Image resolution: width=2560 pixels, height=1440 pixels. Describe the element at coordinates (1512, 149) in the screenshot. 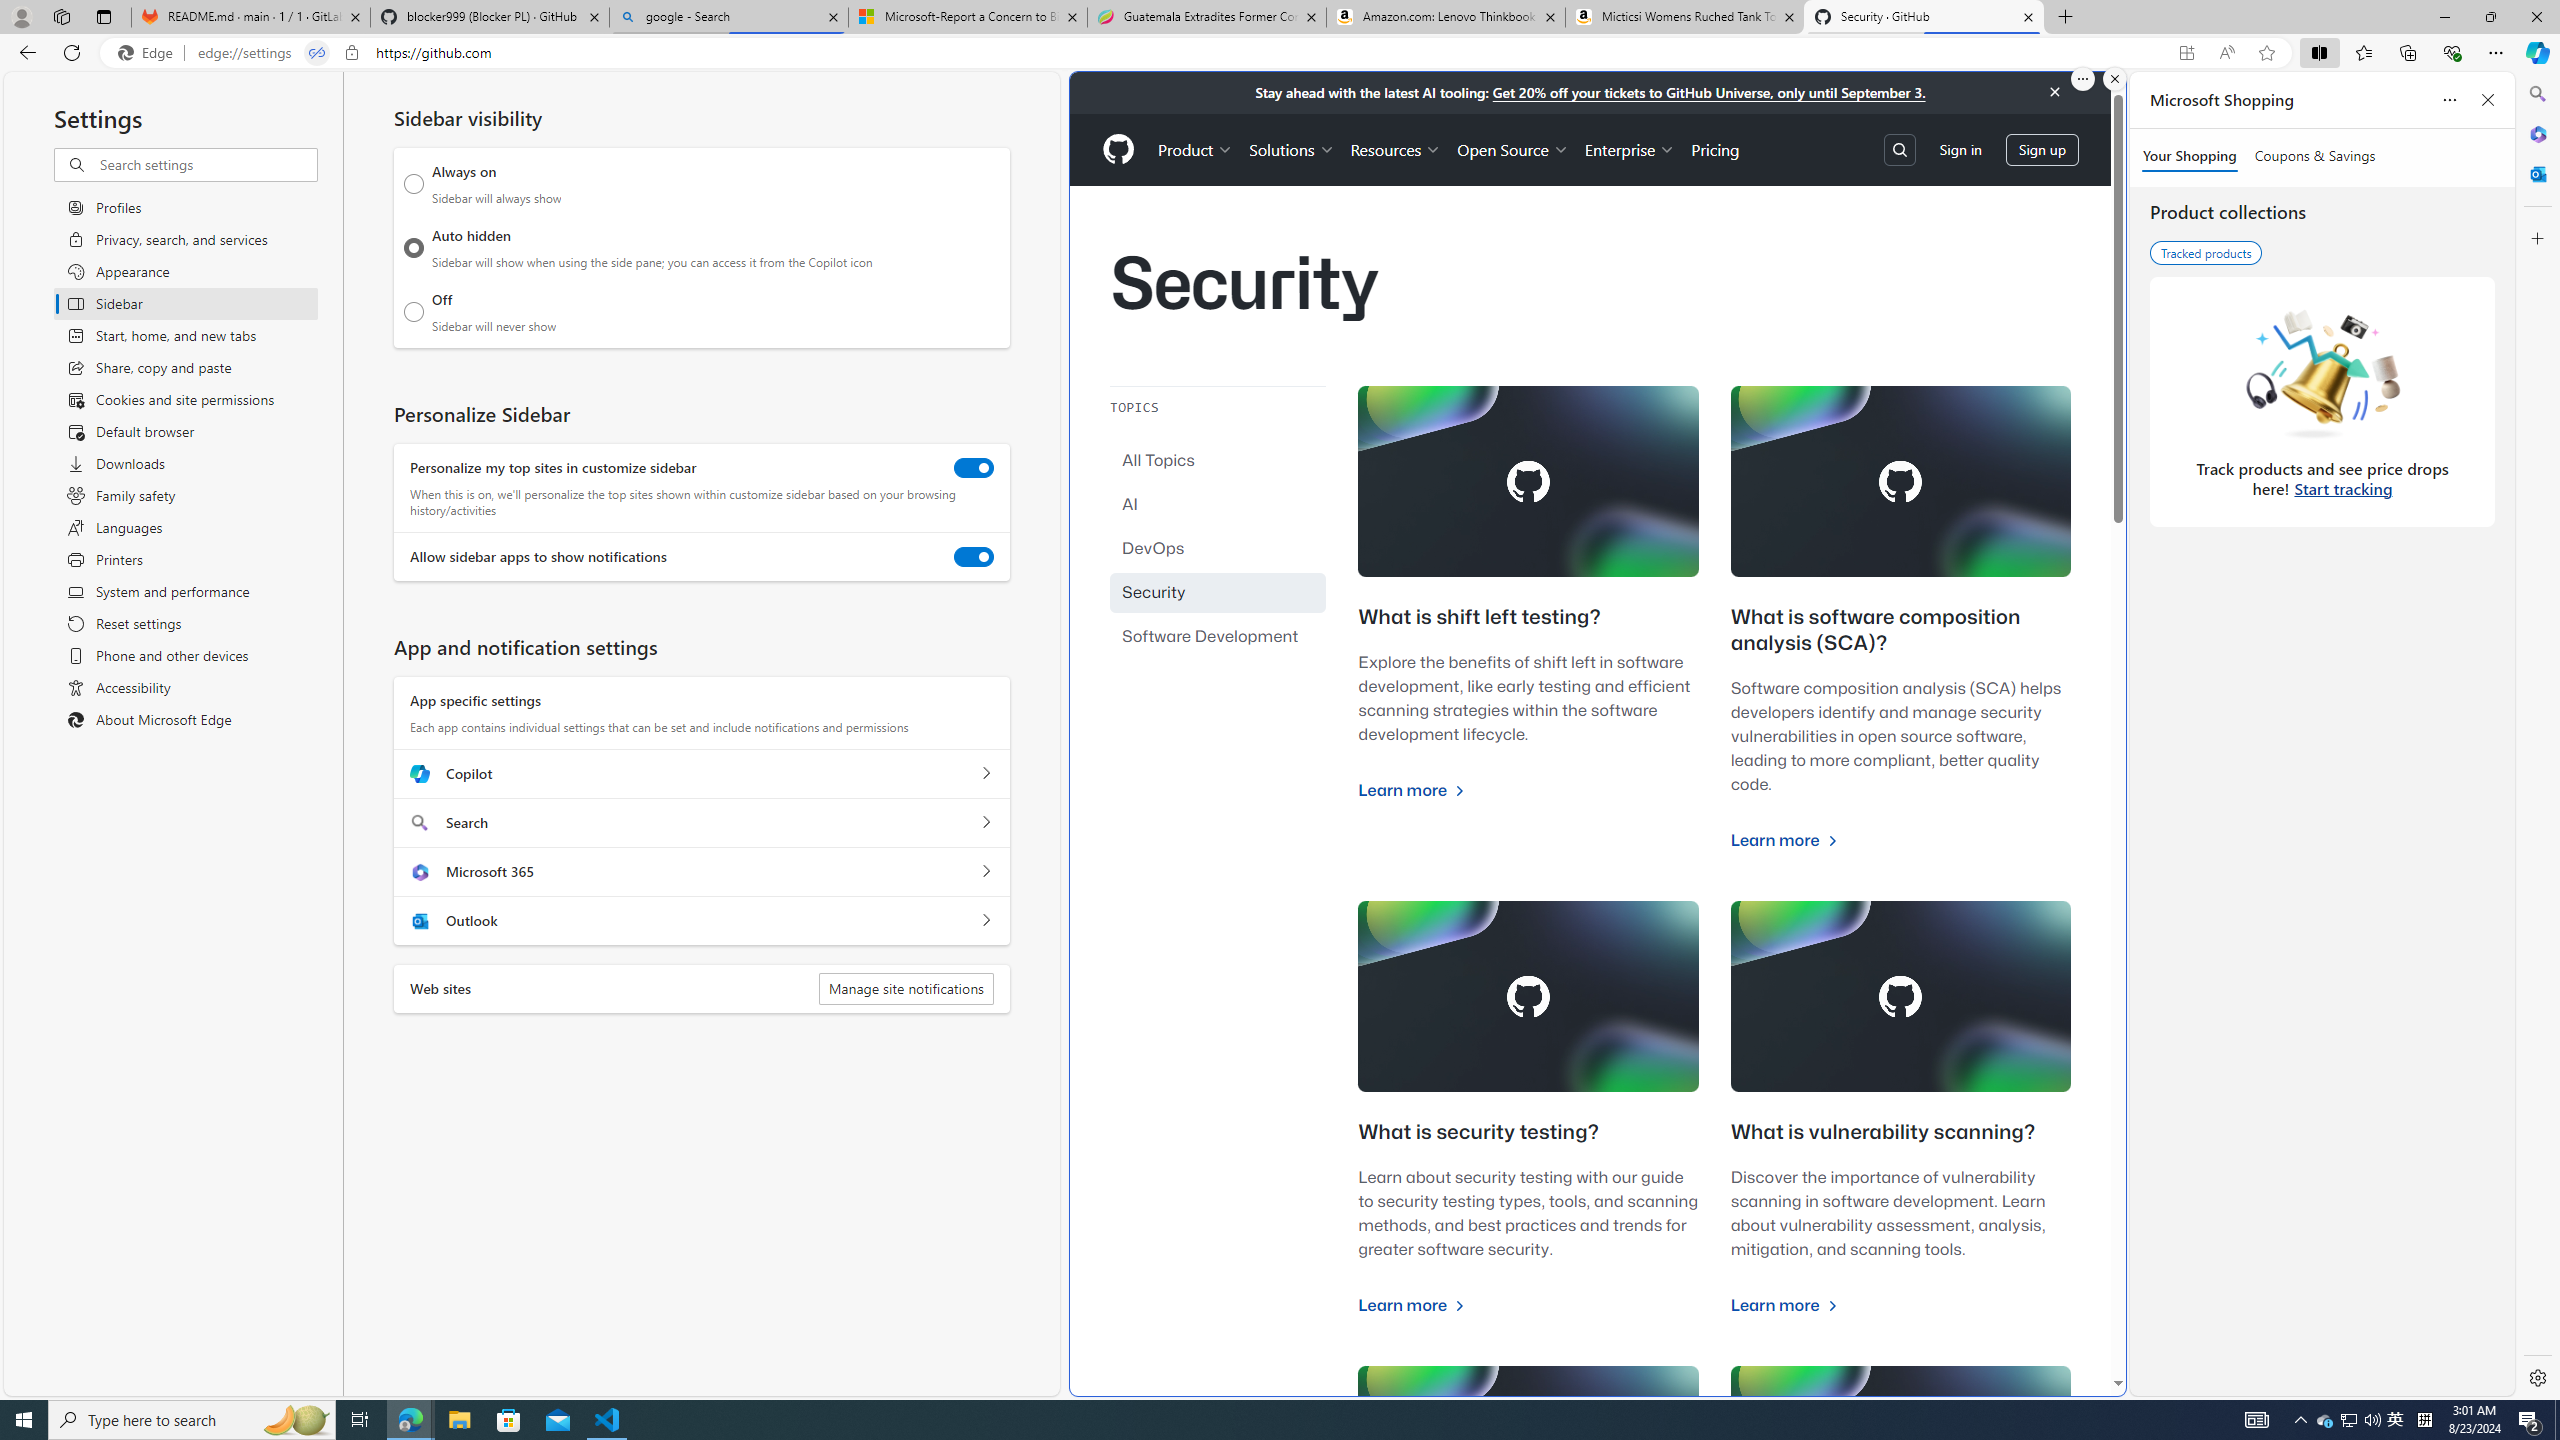

I see `'Open Source'` at that location.